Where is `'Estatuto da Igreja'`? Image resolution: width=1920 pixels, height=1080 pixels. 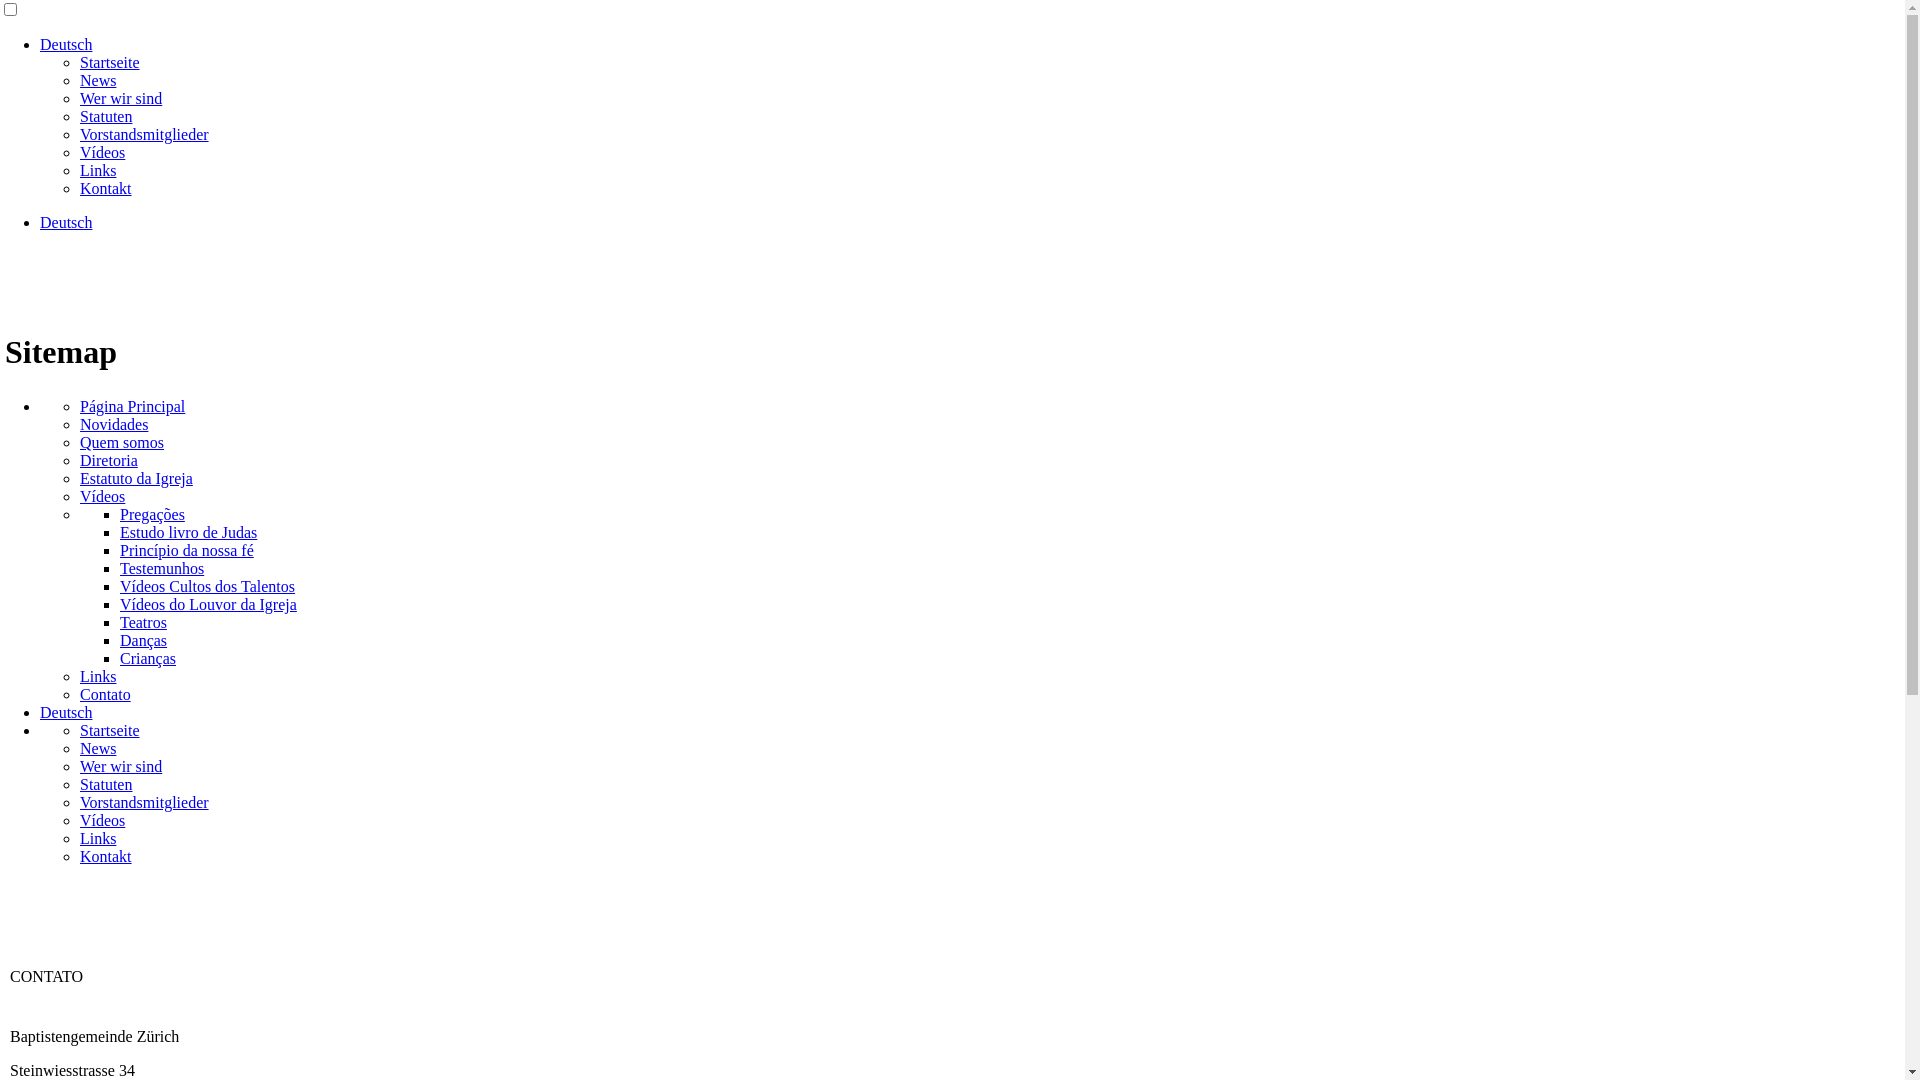 'Estatuto da Igreja' is located at coordinates (135, 478).